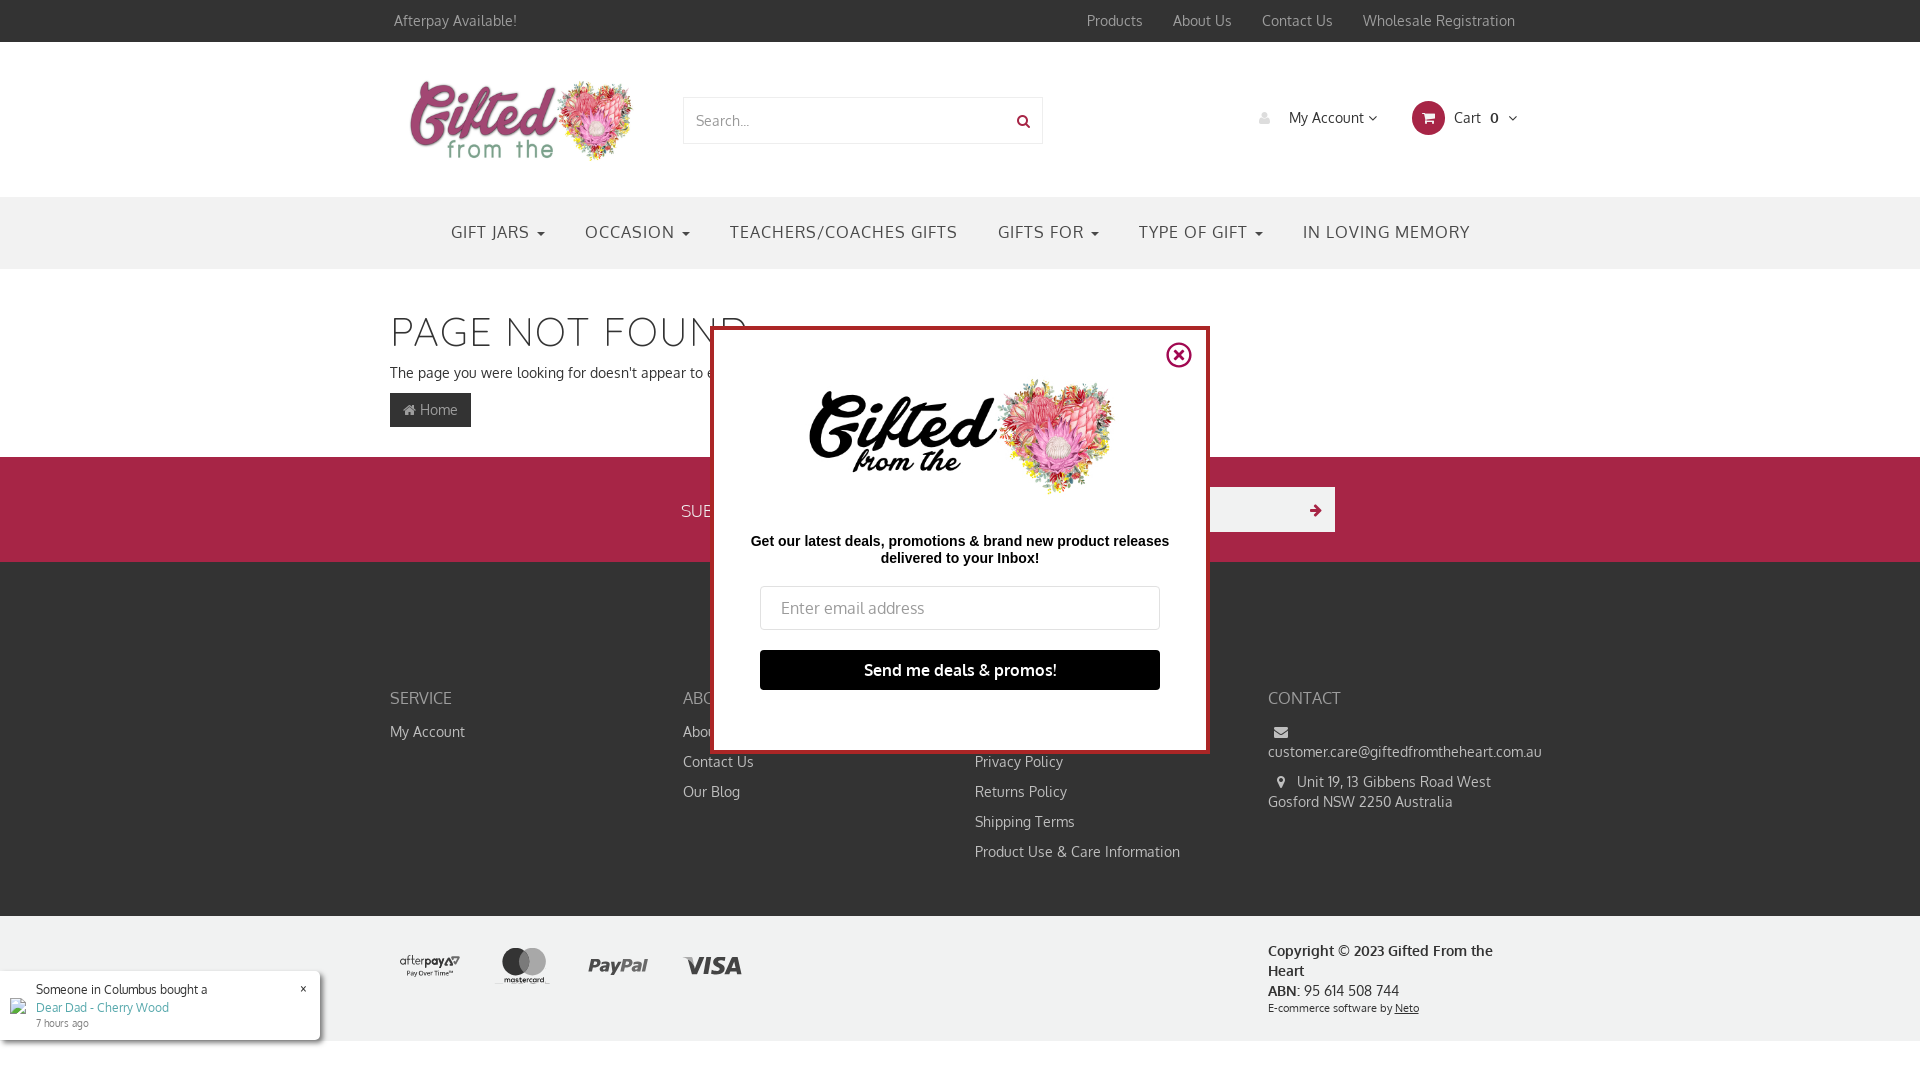 The width and height of the screenshot is (1920, 1080). Describe the element at coordinates (1405, 1007) in the screenshot. I see `'Neto'` at that location.